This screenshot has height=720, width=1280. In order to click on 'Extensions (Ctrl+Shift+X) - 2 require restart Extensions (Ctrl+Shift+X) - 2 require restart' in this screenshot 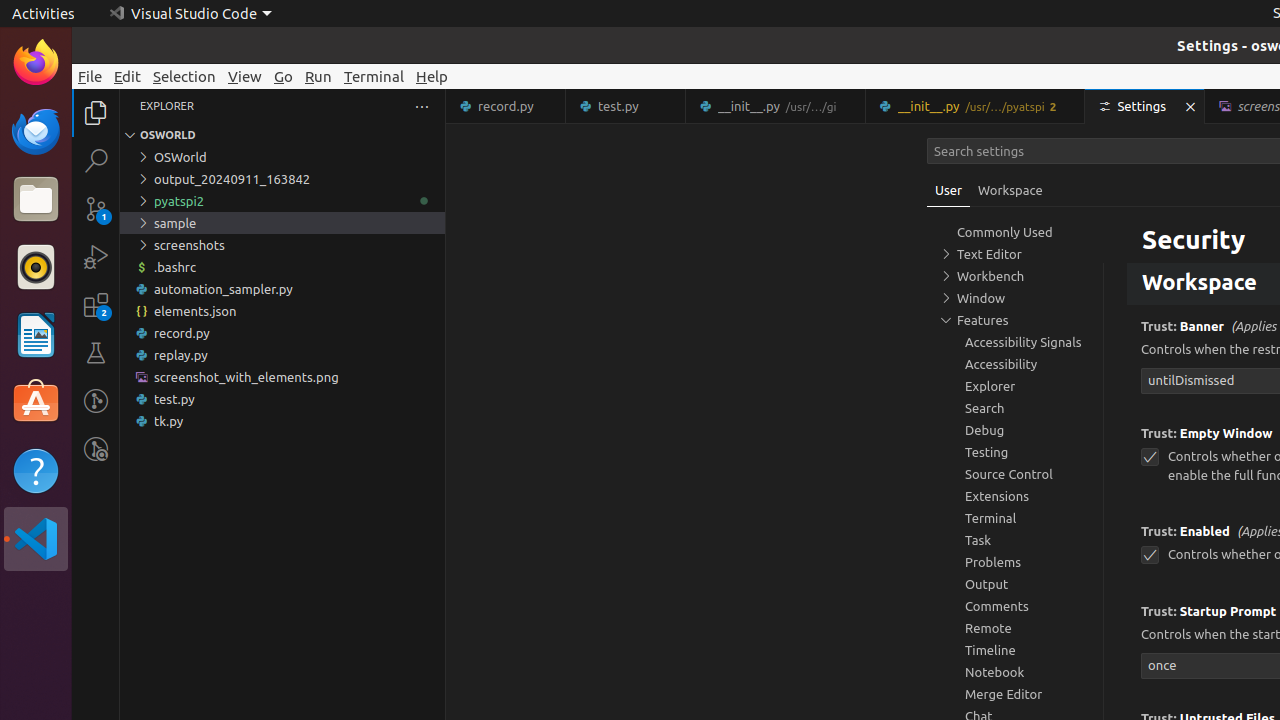, I will do `click(95, 304)`.